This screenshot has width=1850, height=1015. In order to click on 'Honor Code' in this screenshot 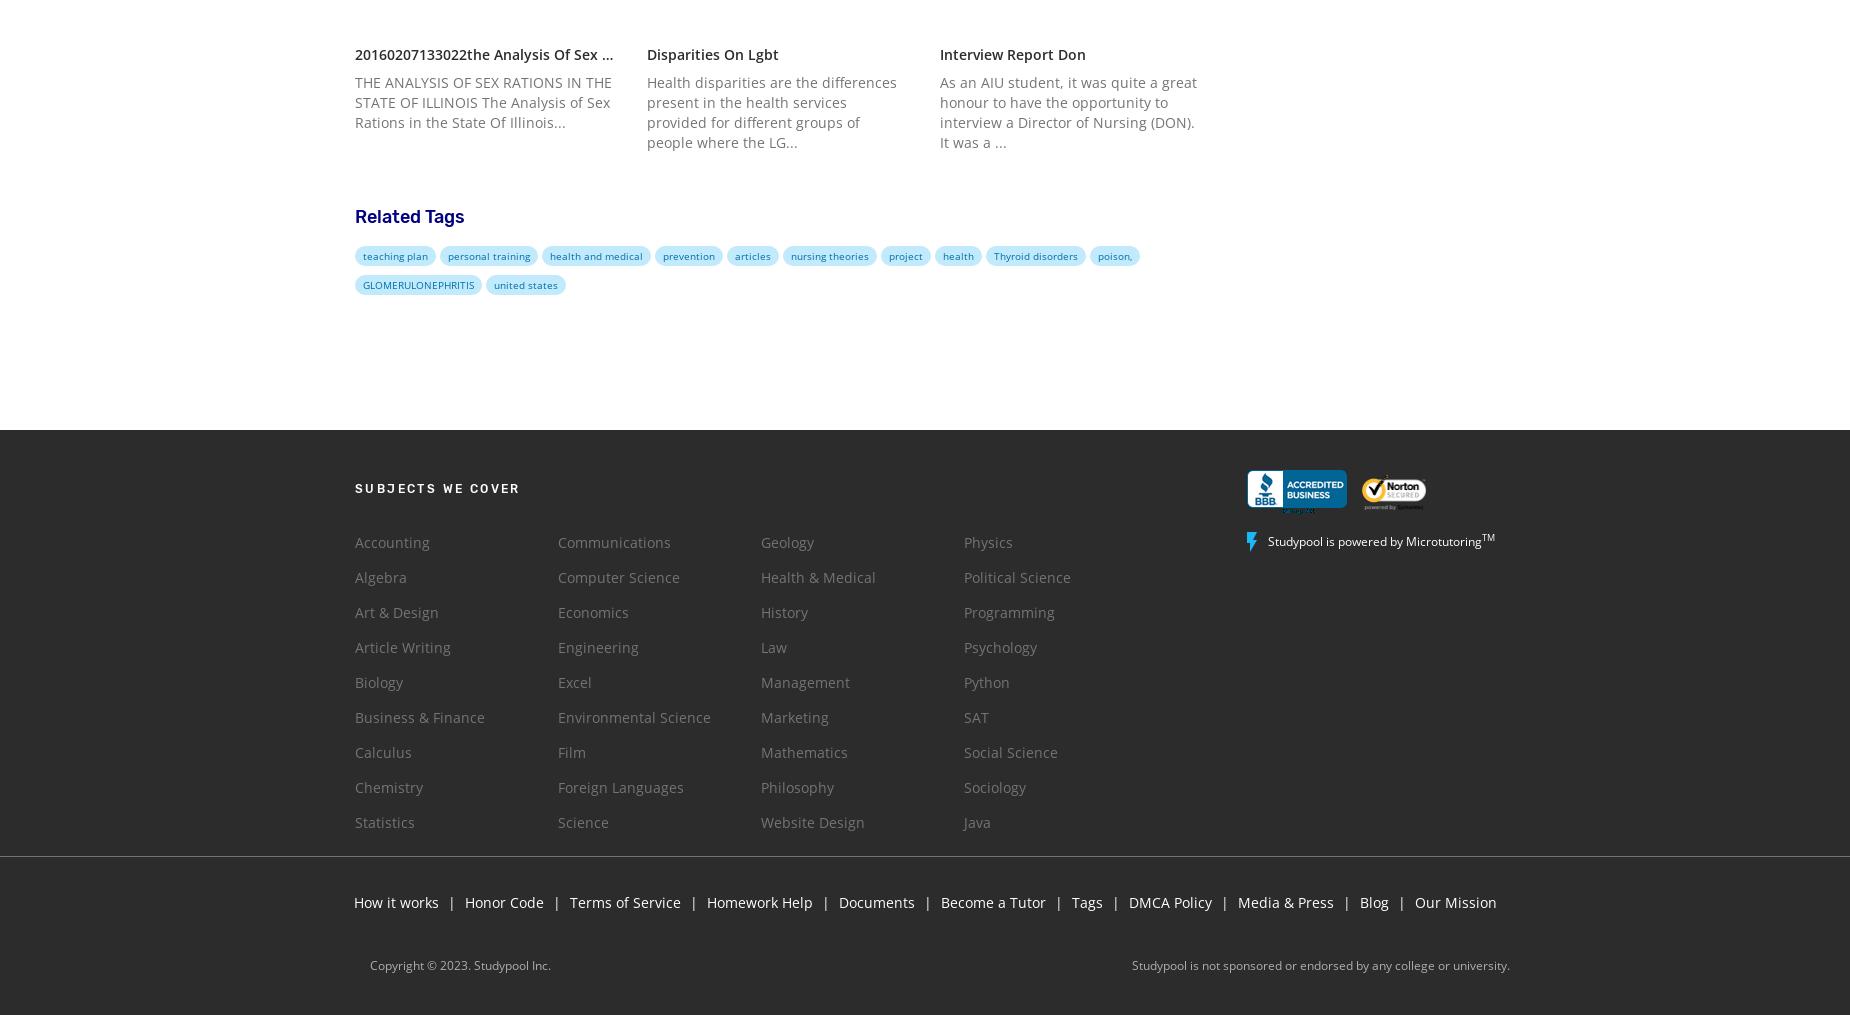, I will do `click(462, 900)`.